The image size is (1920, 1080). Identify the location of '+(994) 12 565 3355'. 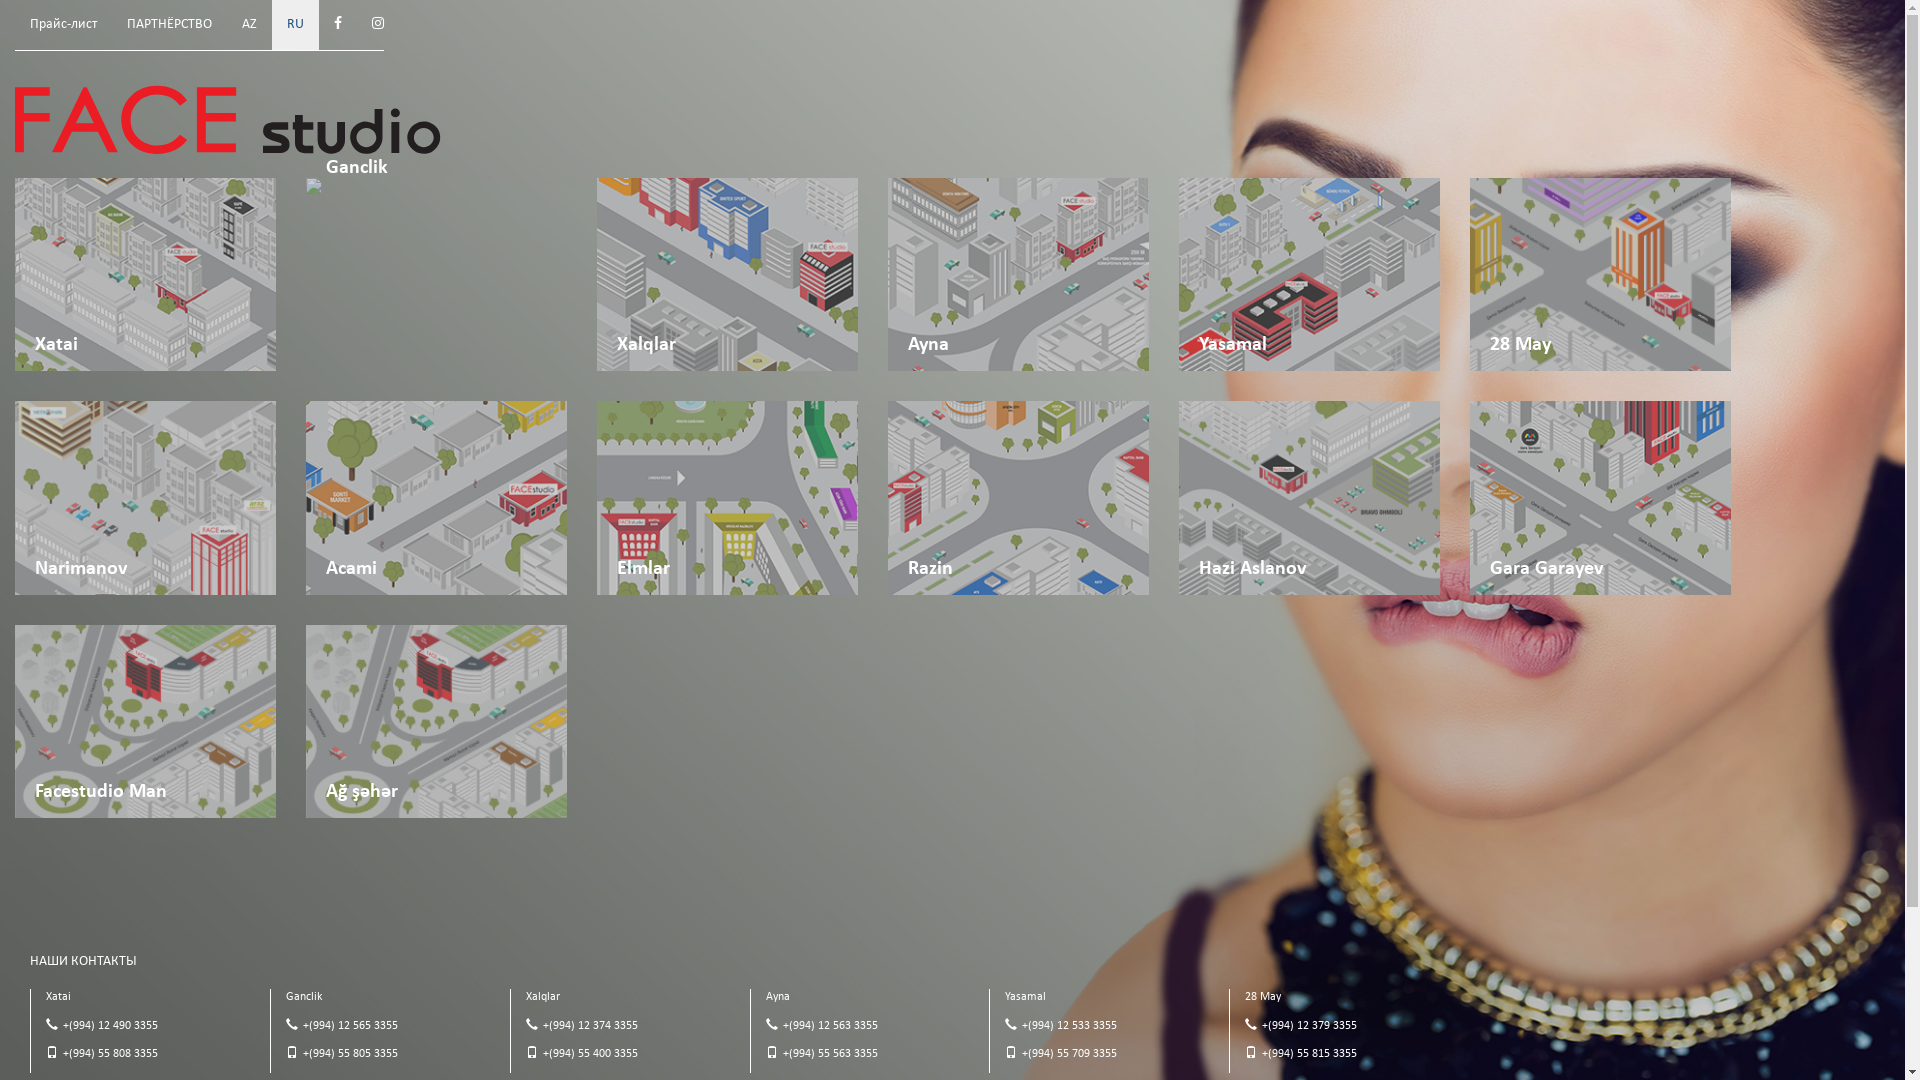
(350, 1026).